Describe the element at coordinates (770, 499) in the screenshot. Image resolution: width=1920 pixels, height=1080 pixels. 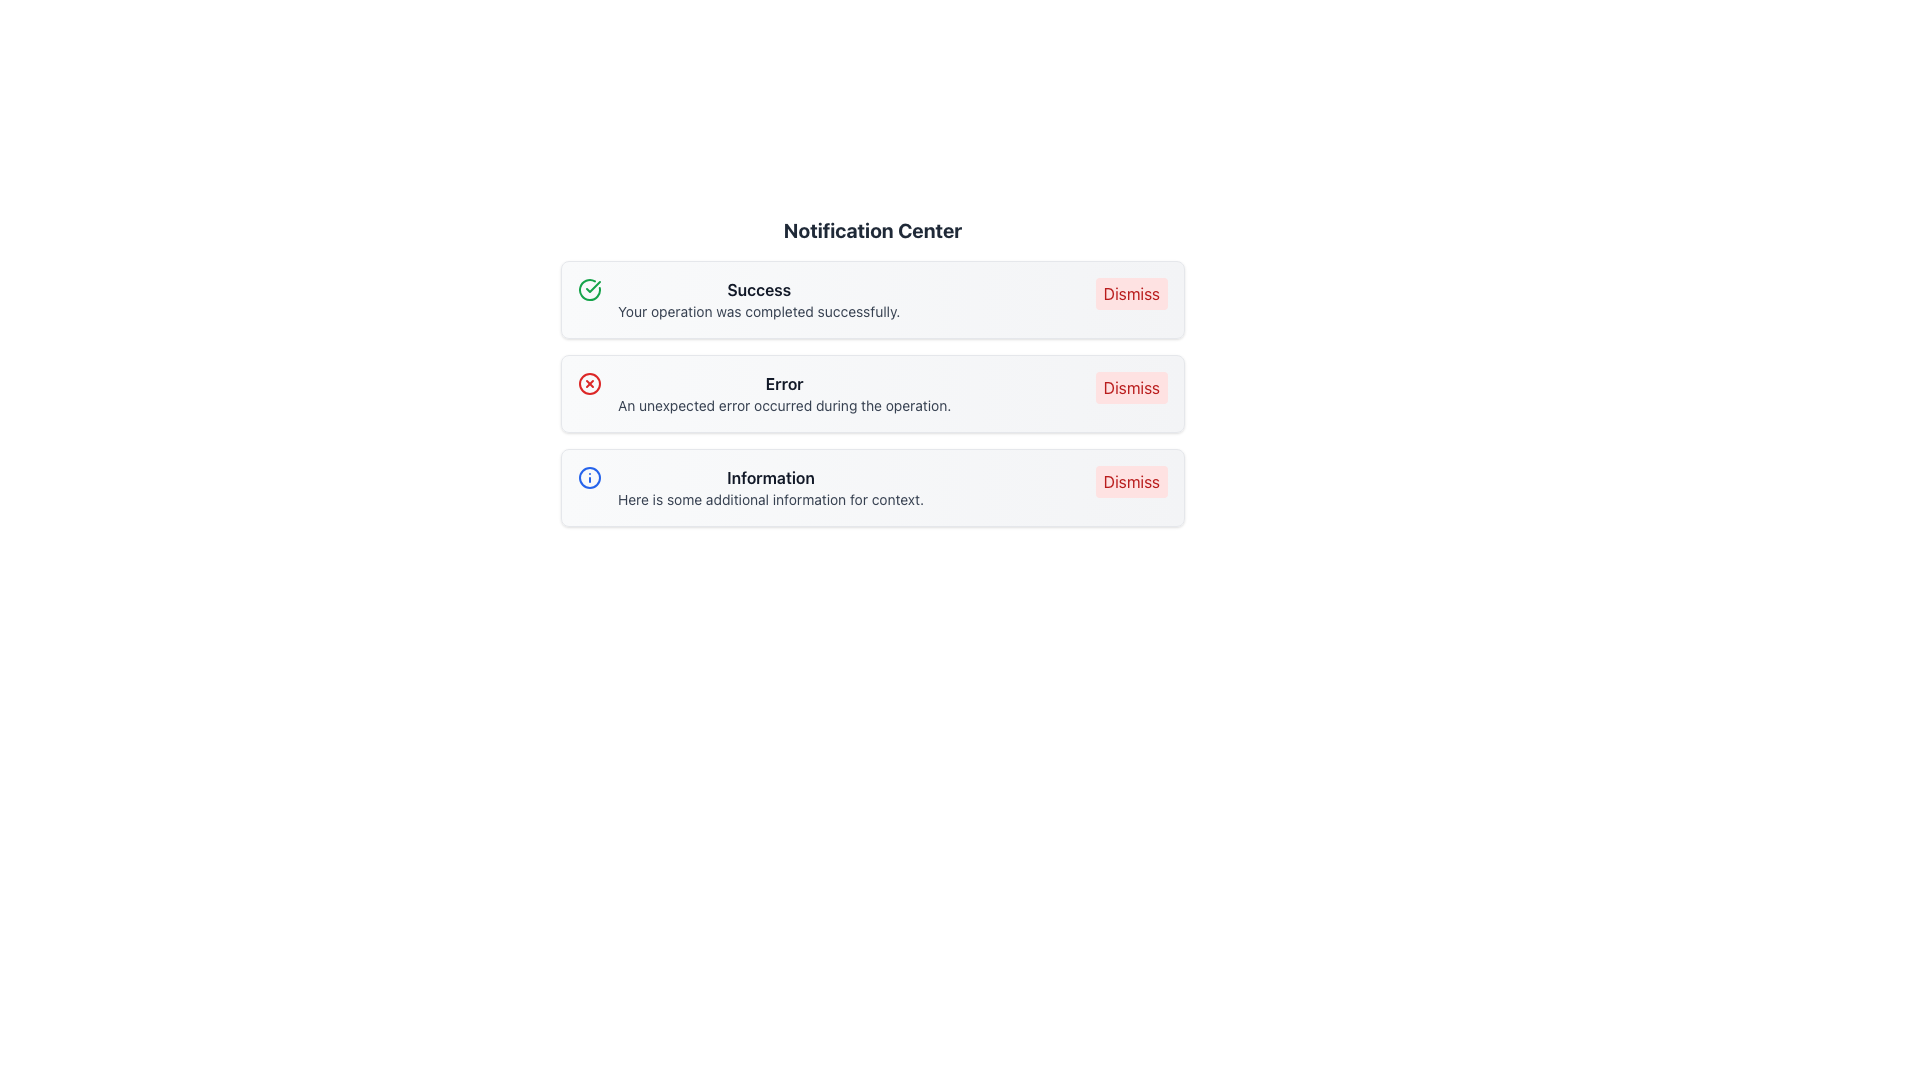
I see `the text label displaying 'Here is some additional information for context.' located beneath the header 'Information' in the notification card` at that location.